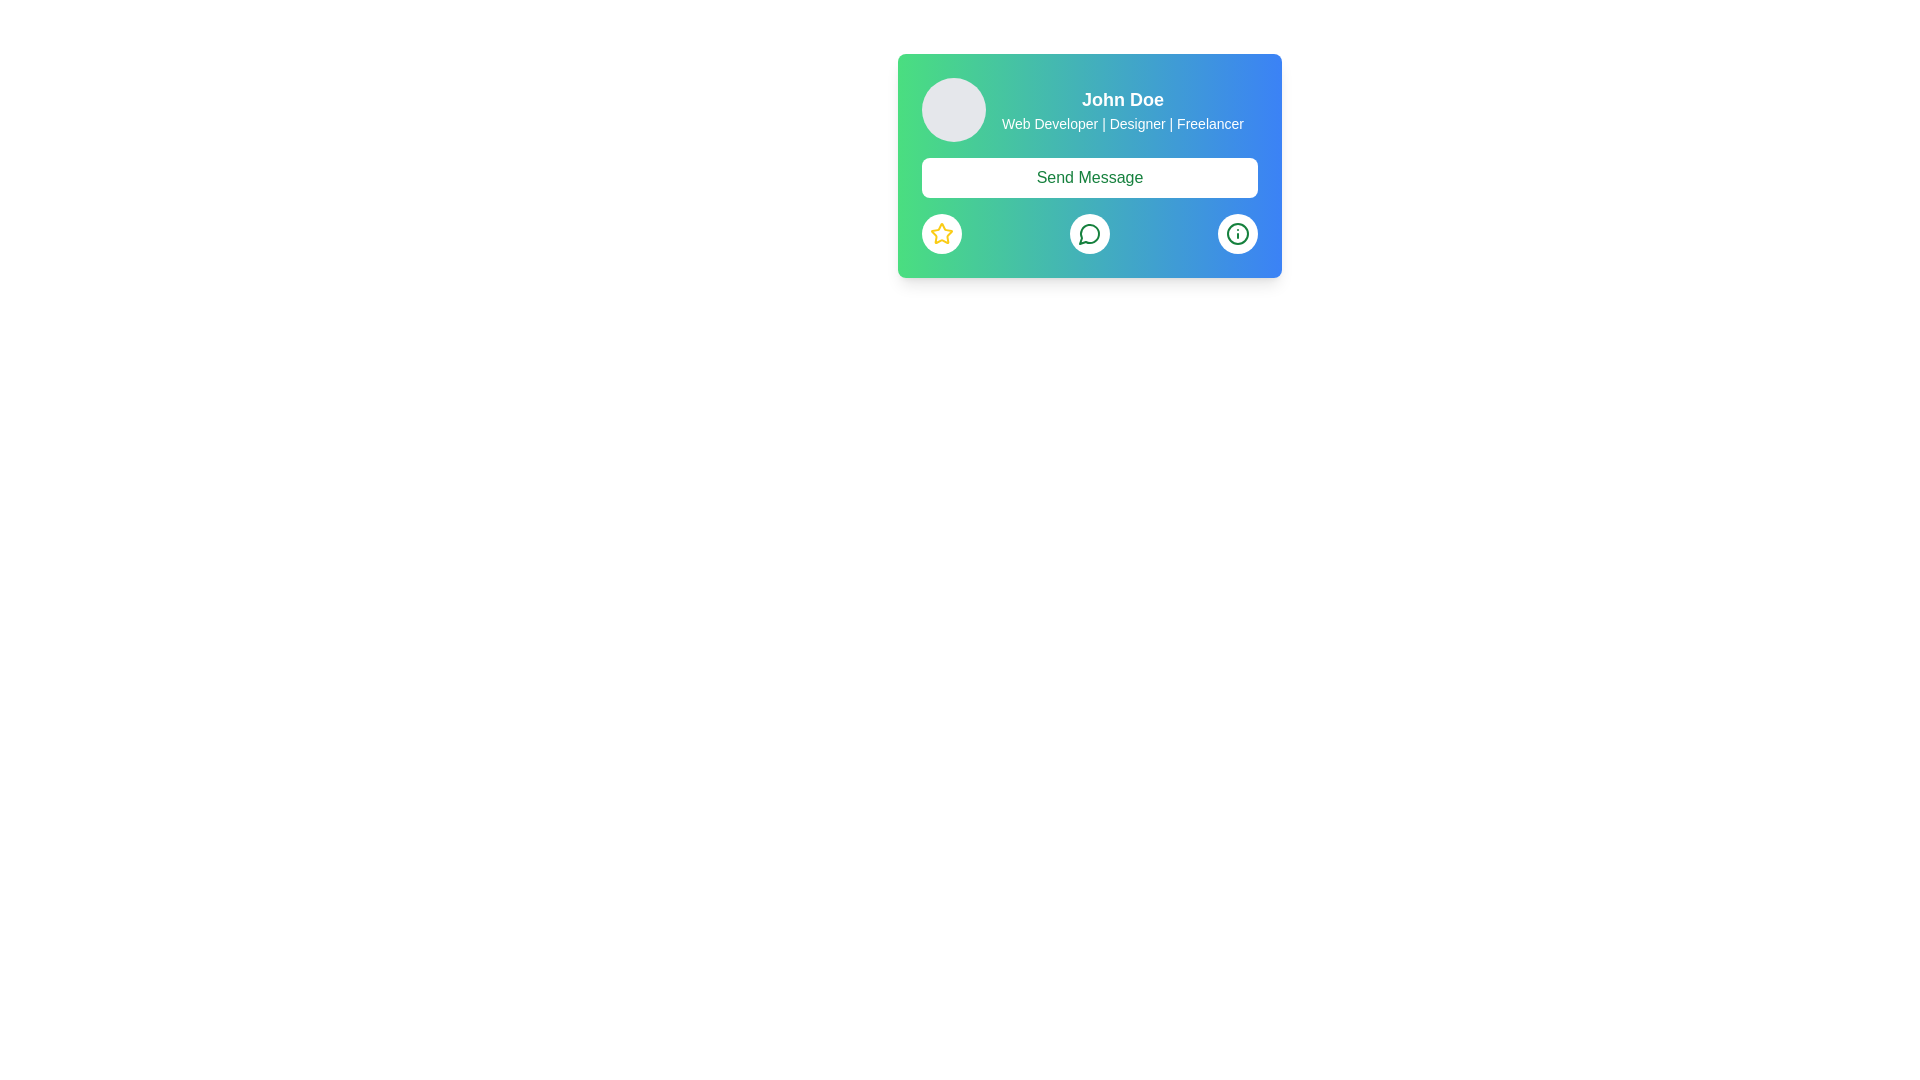 This screenshot has width=1920, height=1080. What do you see at coordinates (1123, 110) in the screenshot?
I see `the Text Block displaying the name 'John Doe' and the title 'Web Developer | Designer | Freelancer'` at bounding box center [1123, 110].